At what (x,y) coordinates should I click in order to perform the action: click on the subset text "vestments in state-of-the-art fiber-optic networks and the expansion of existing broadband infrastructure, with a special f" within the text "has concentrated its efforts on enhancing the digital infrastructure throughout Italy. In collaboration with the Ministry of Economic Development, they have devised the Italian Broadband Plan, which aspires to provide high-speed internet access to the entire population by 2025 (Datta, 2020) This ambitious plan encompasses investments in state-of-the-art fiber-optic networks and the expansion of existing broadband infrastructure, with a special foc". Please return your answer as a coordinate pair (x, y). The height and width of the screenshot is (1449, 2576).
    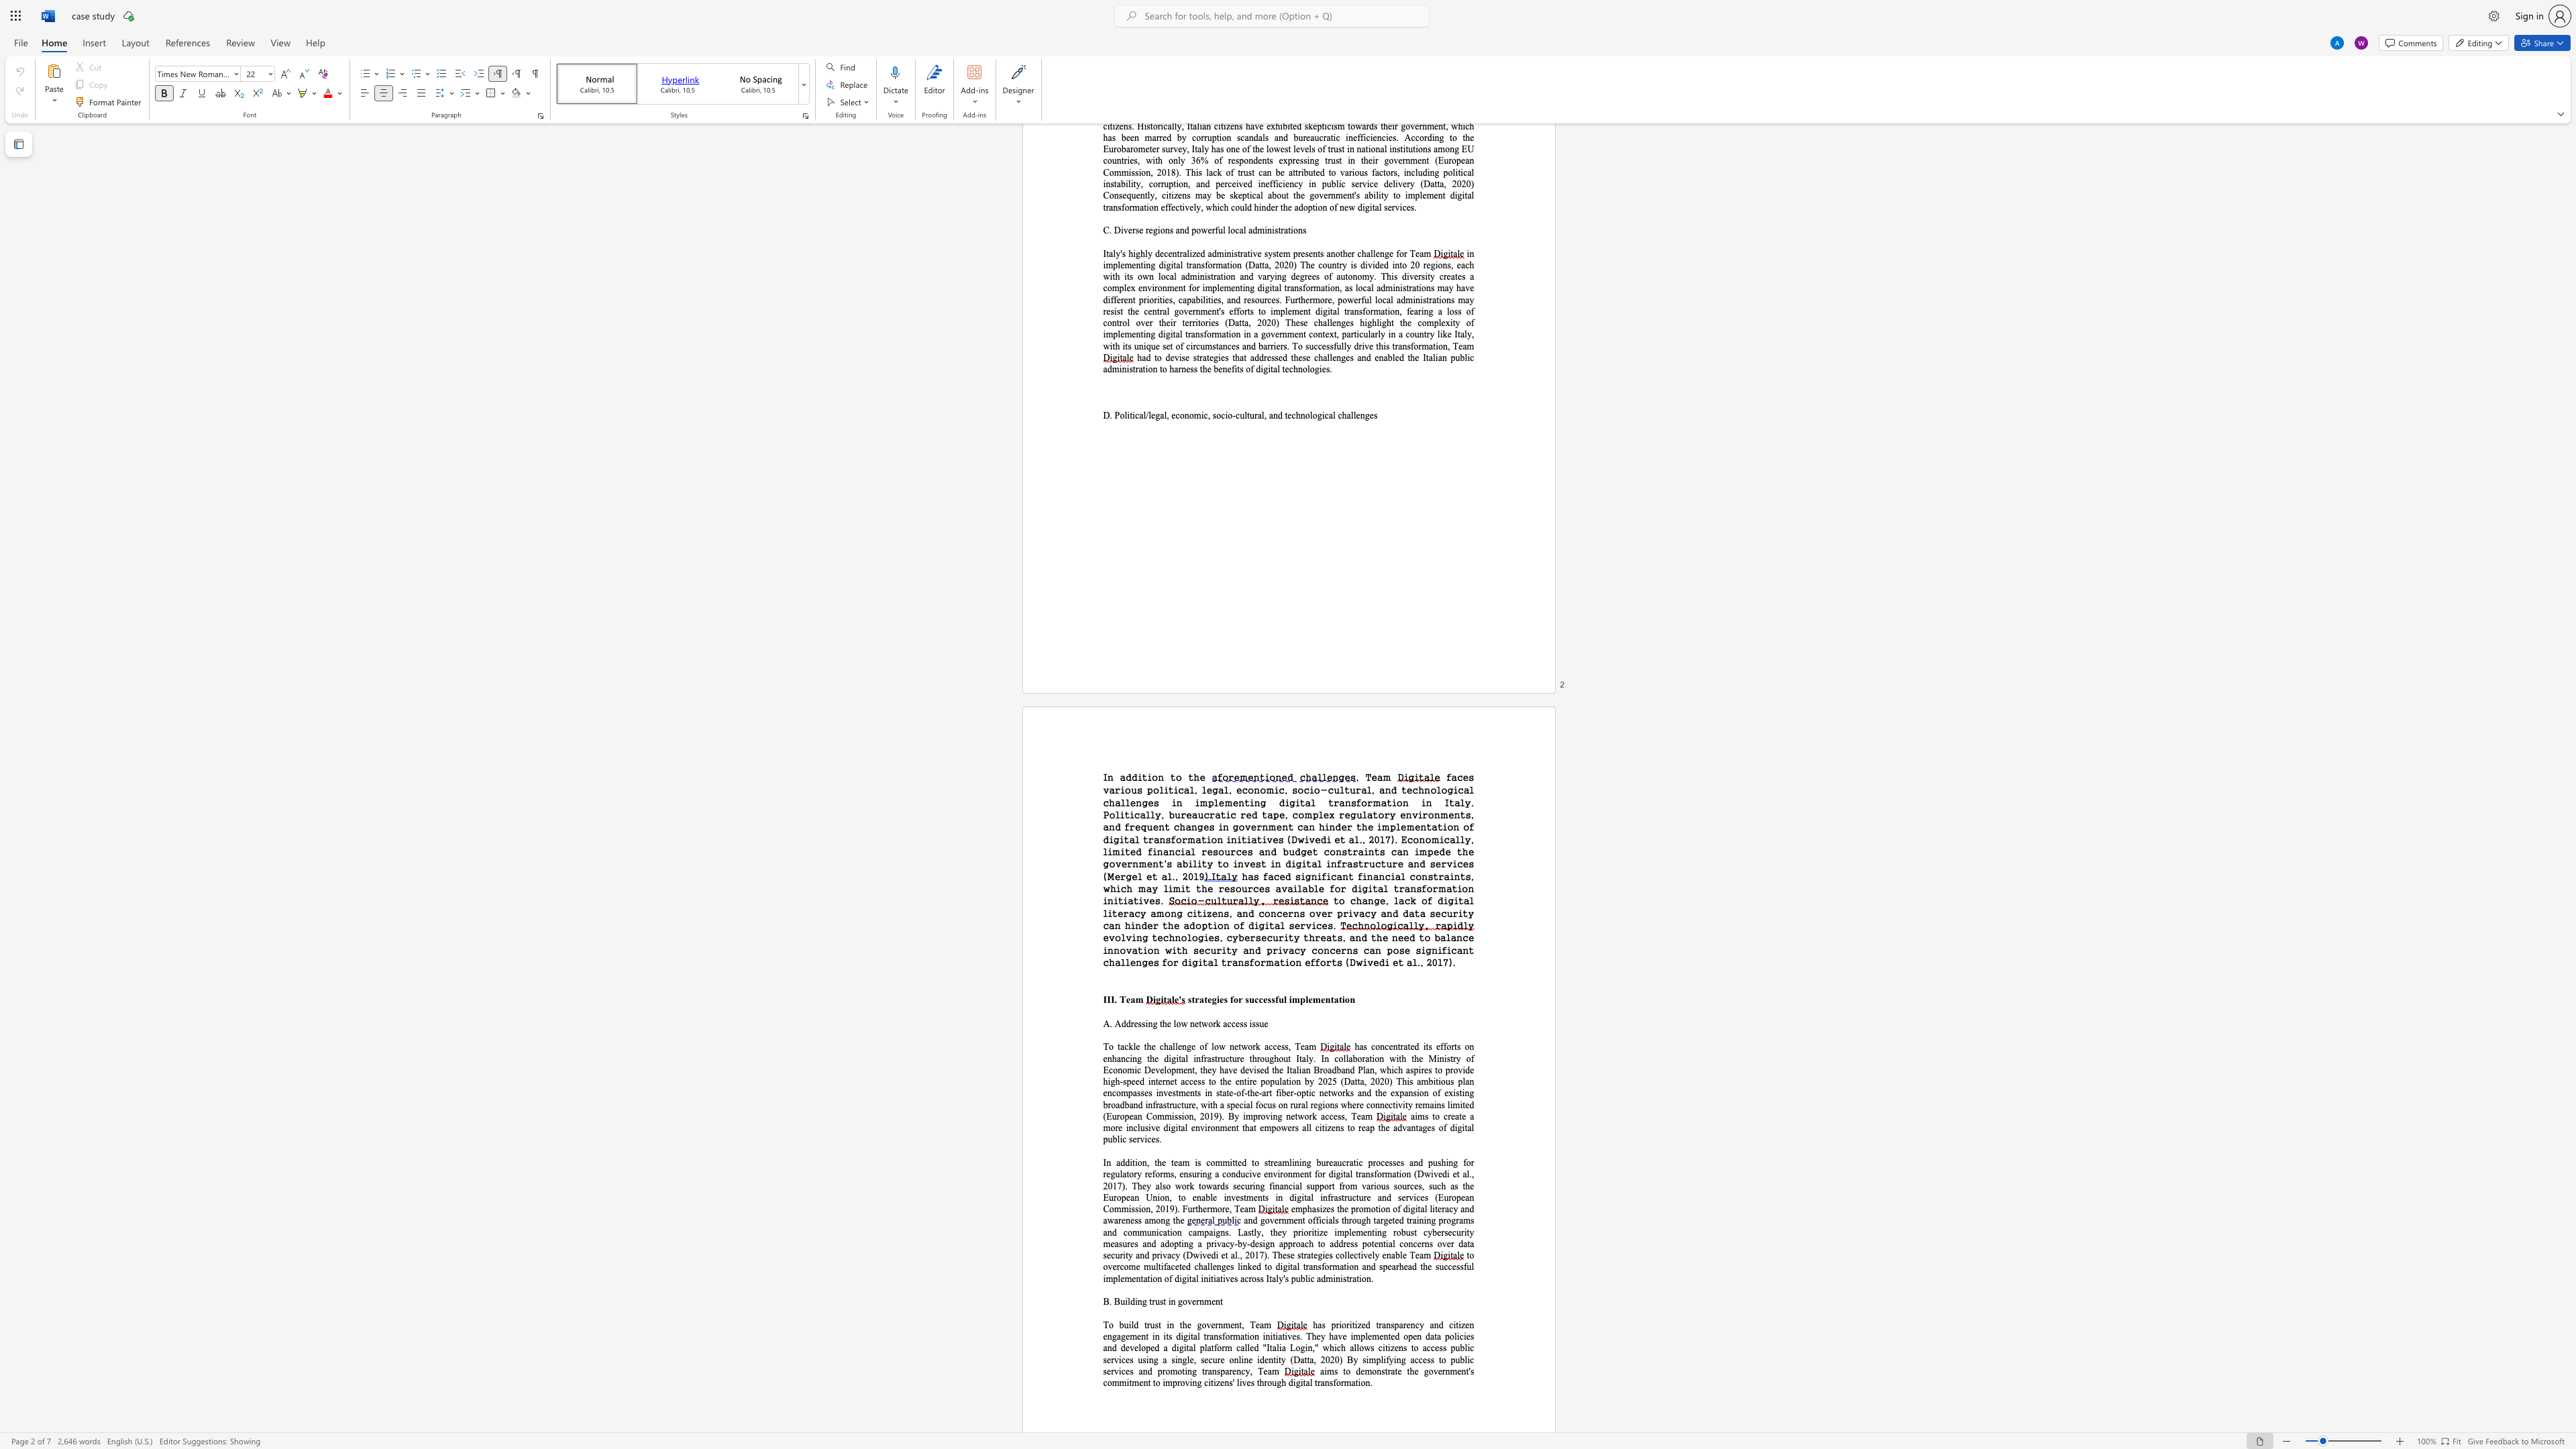
    Looking at the image, I should click on (1163, 1092).